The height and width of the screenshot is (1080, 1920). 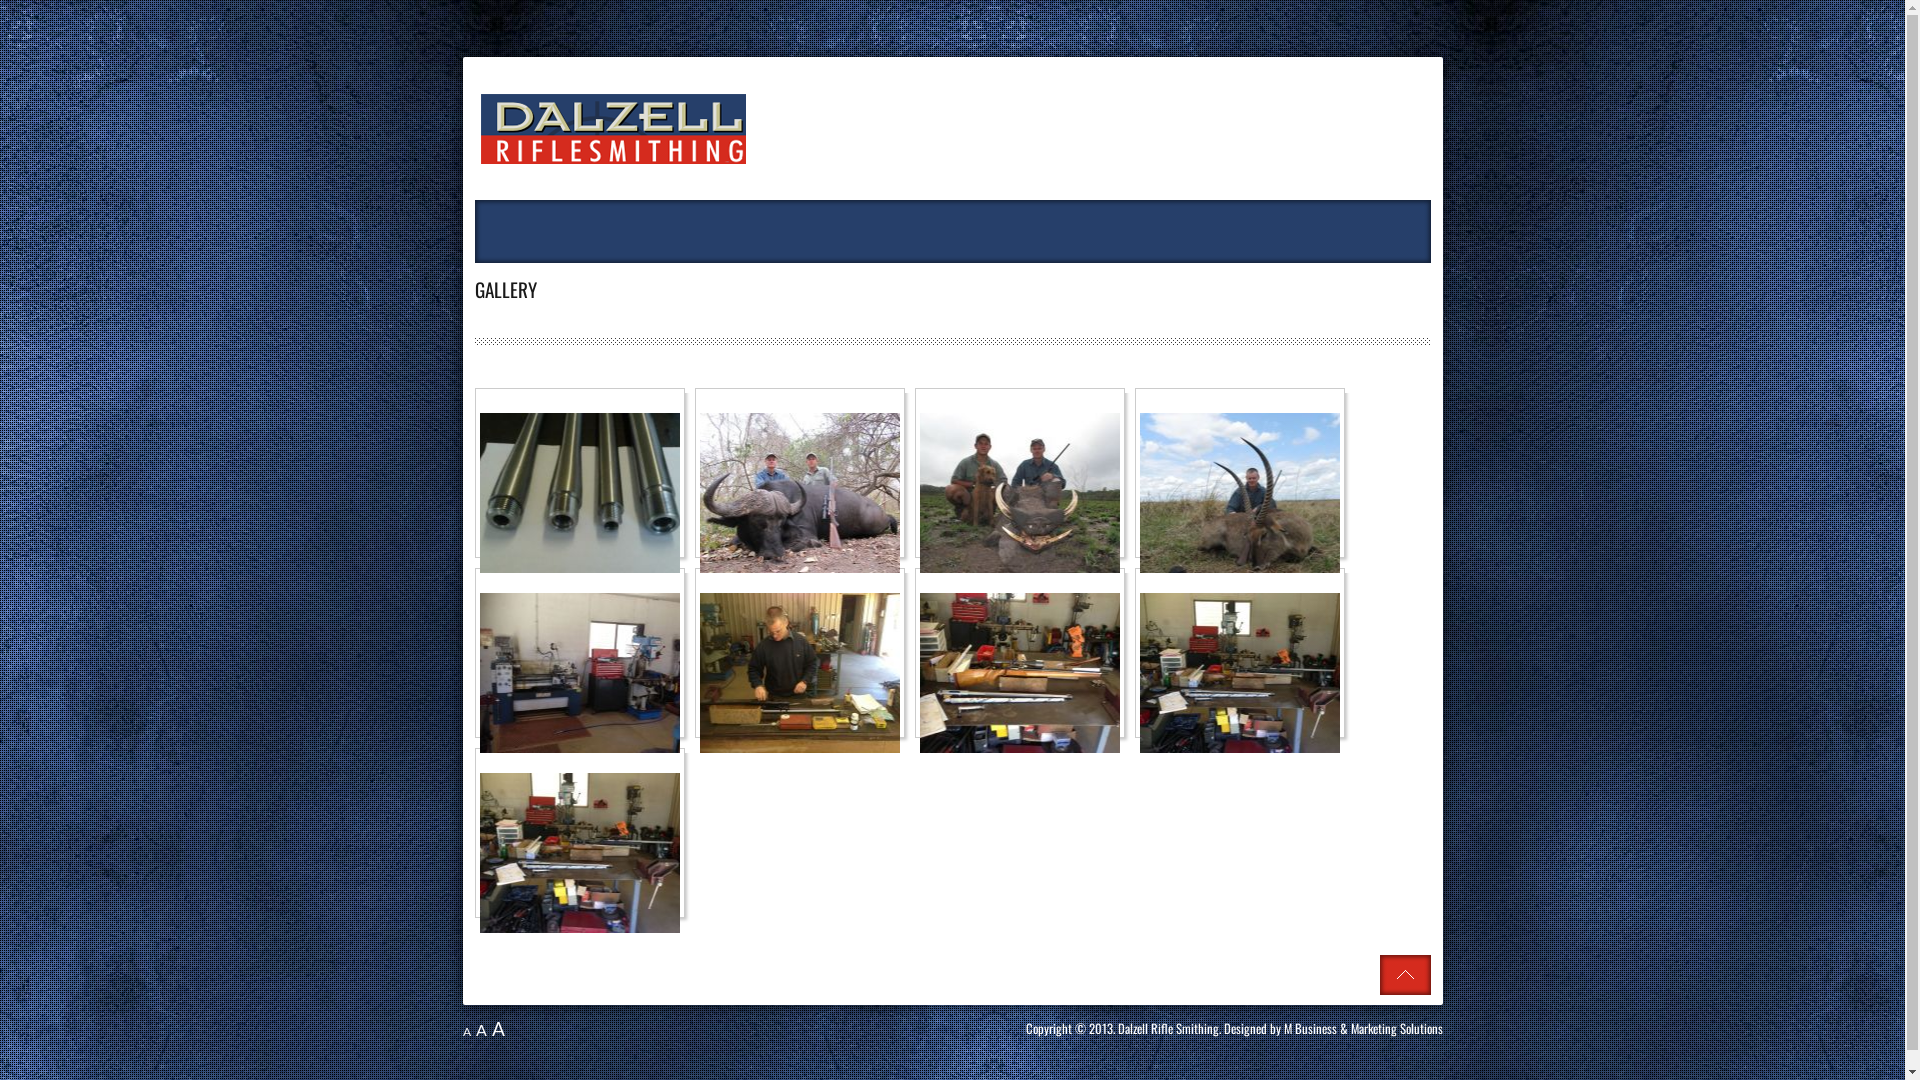 What do you see at coordinates (1238, 493) in the screenshot?
I see `'Click to enlarge image IMG_0834.jpg'` at bounding box center [1238, 493].